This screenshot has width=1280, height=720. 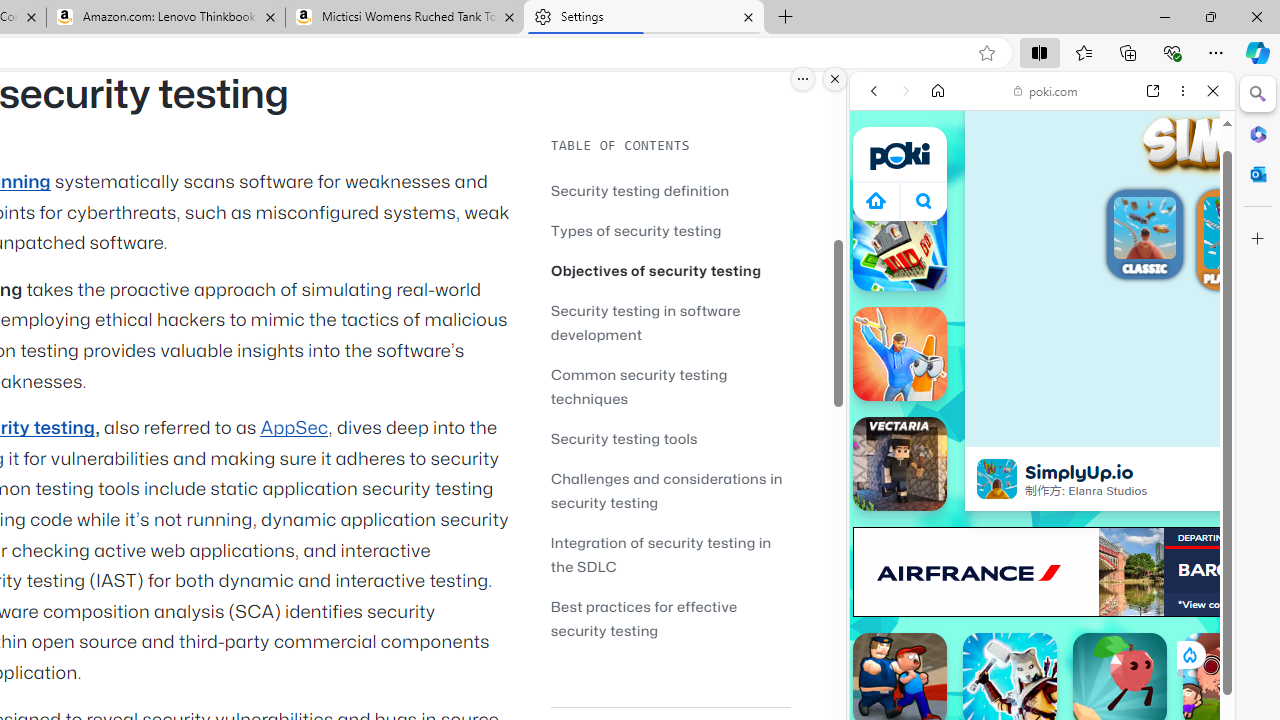 I want to click on 'Class: rounded img-fluid d-block w-100 fit-cover', so click(x=1239, y=231).